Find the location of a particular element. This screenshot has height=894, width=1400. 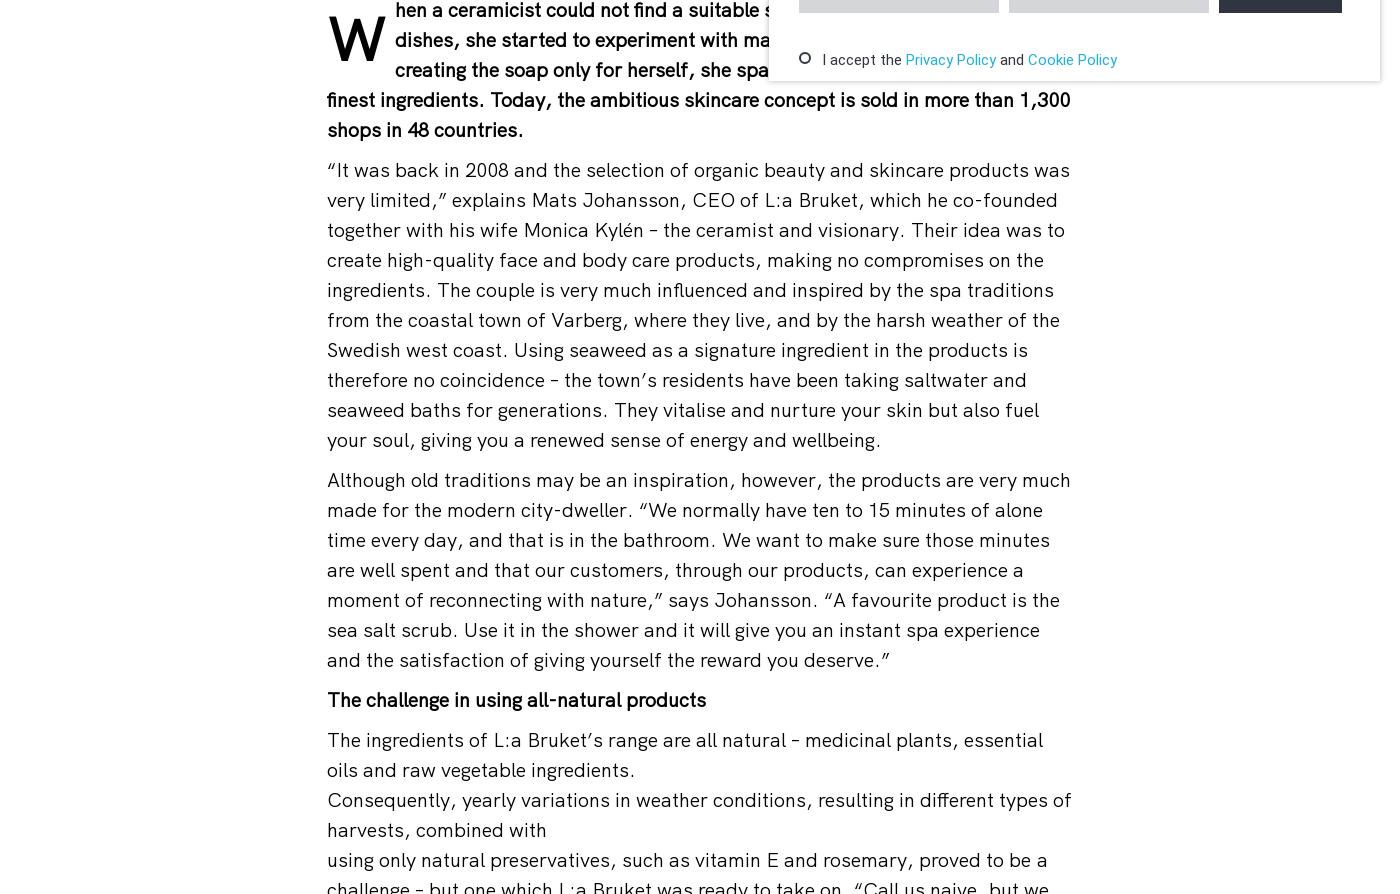

'and' is located at coordinates (1012, 59).